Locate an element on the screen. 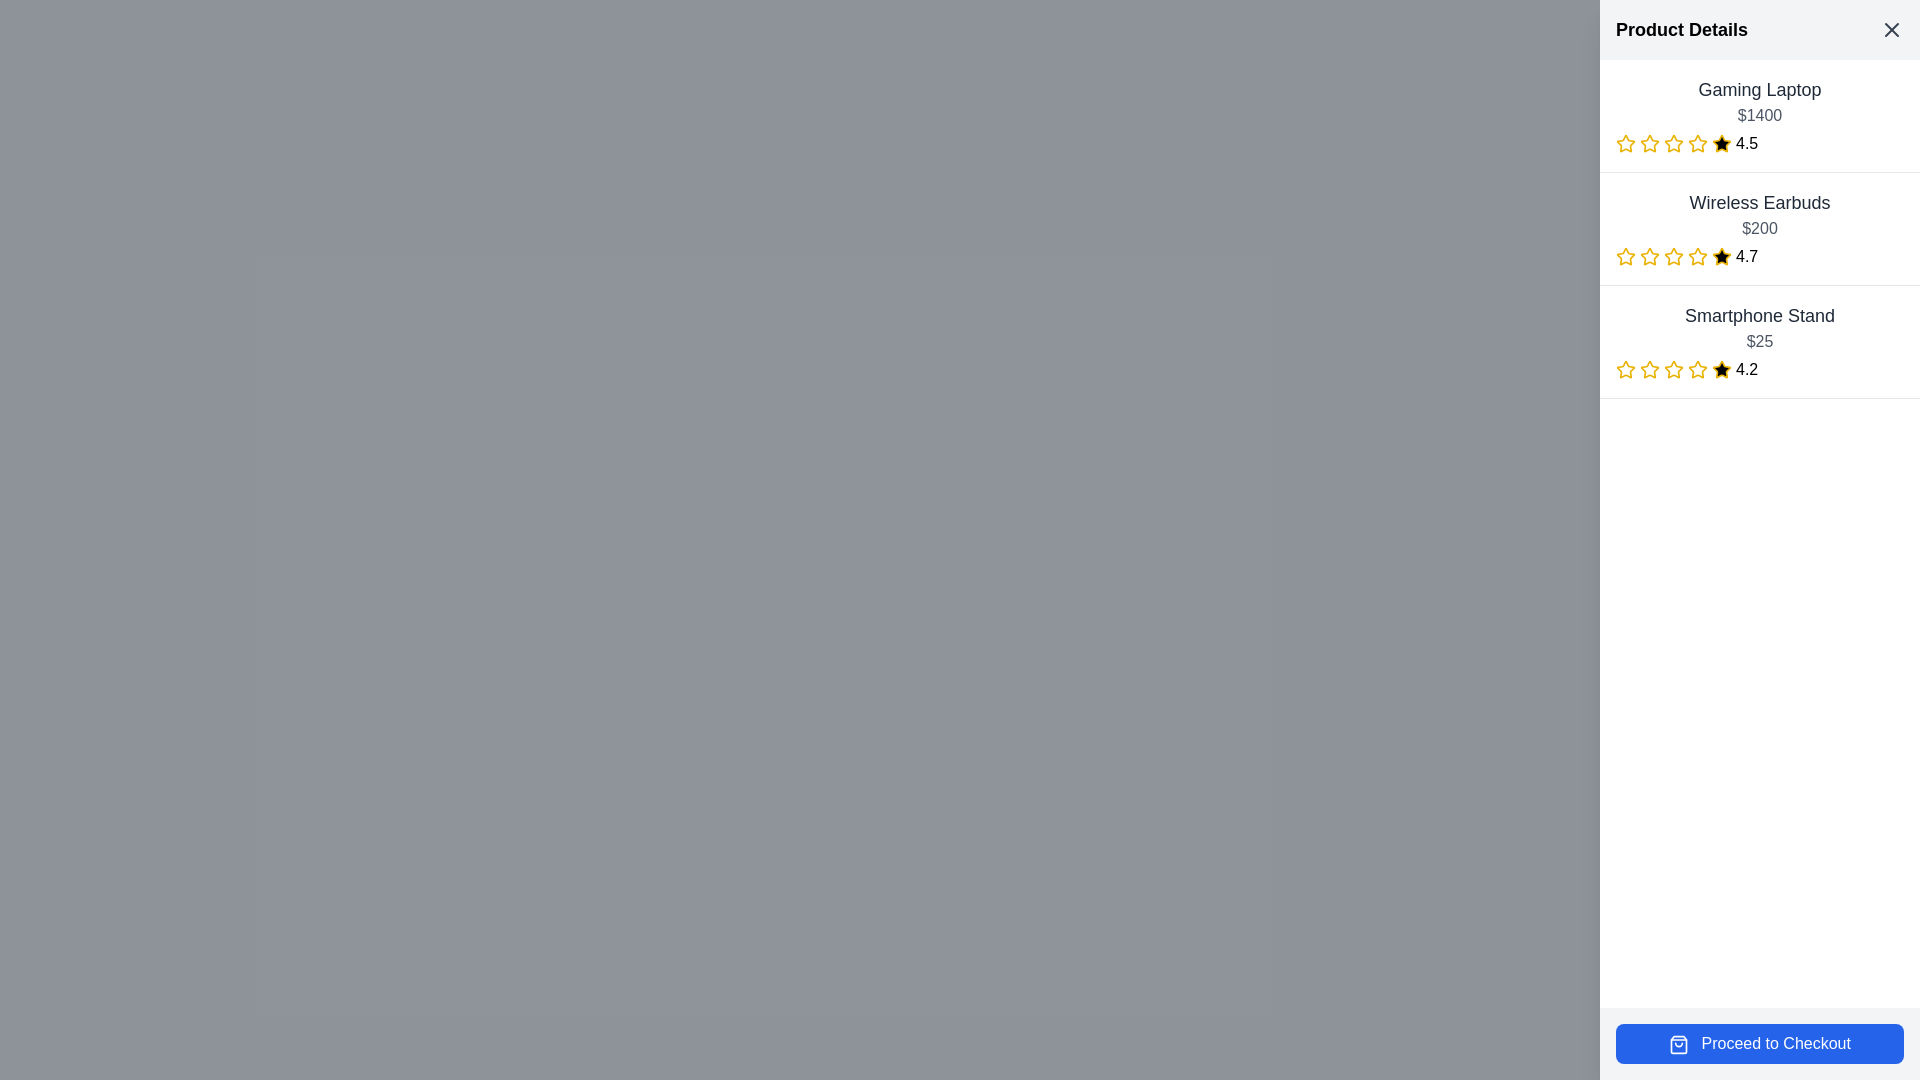  the 5th Rating Star Icon, which is styled with a yellow outline and a transparent center, located in the horizontal row of rating stars for the 'Smartphone Stand' under the 'Product Details' section is located at coordinates (1697, 370).